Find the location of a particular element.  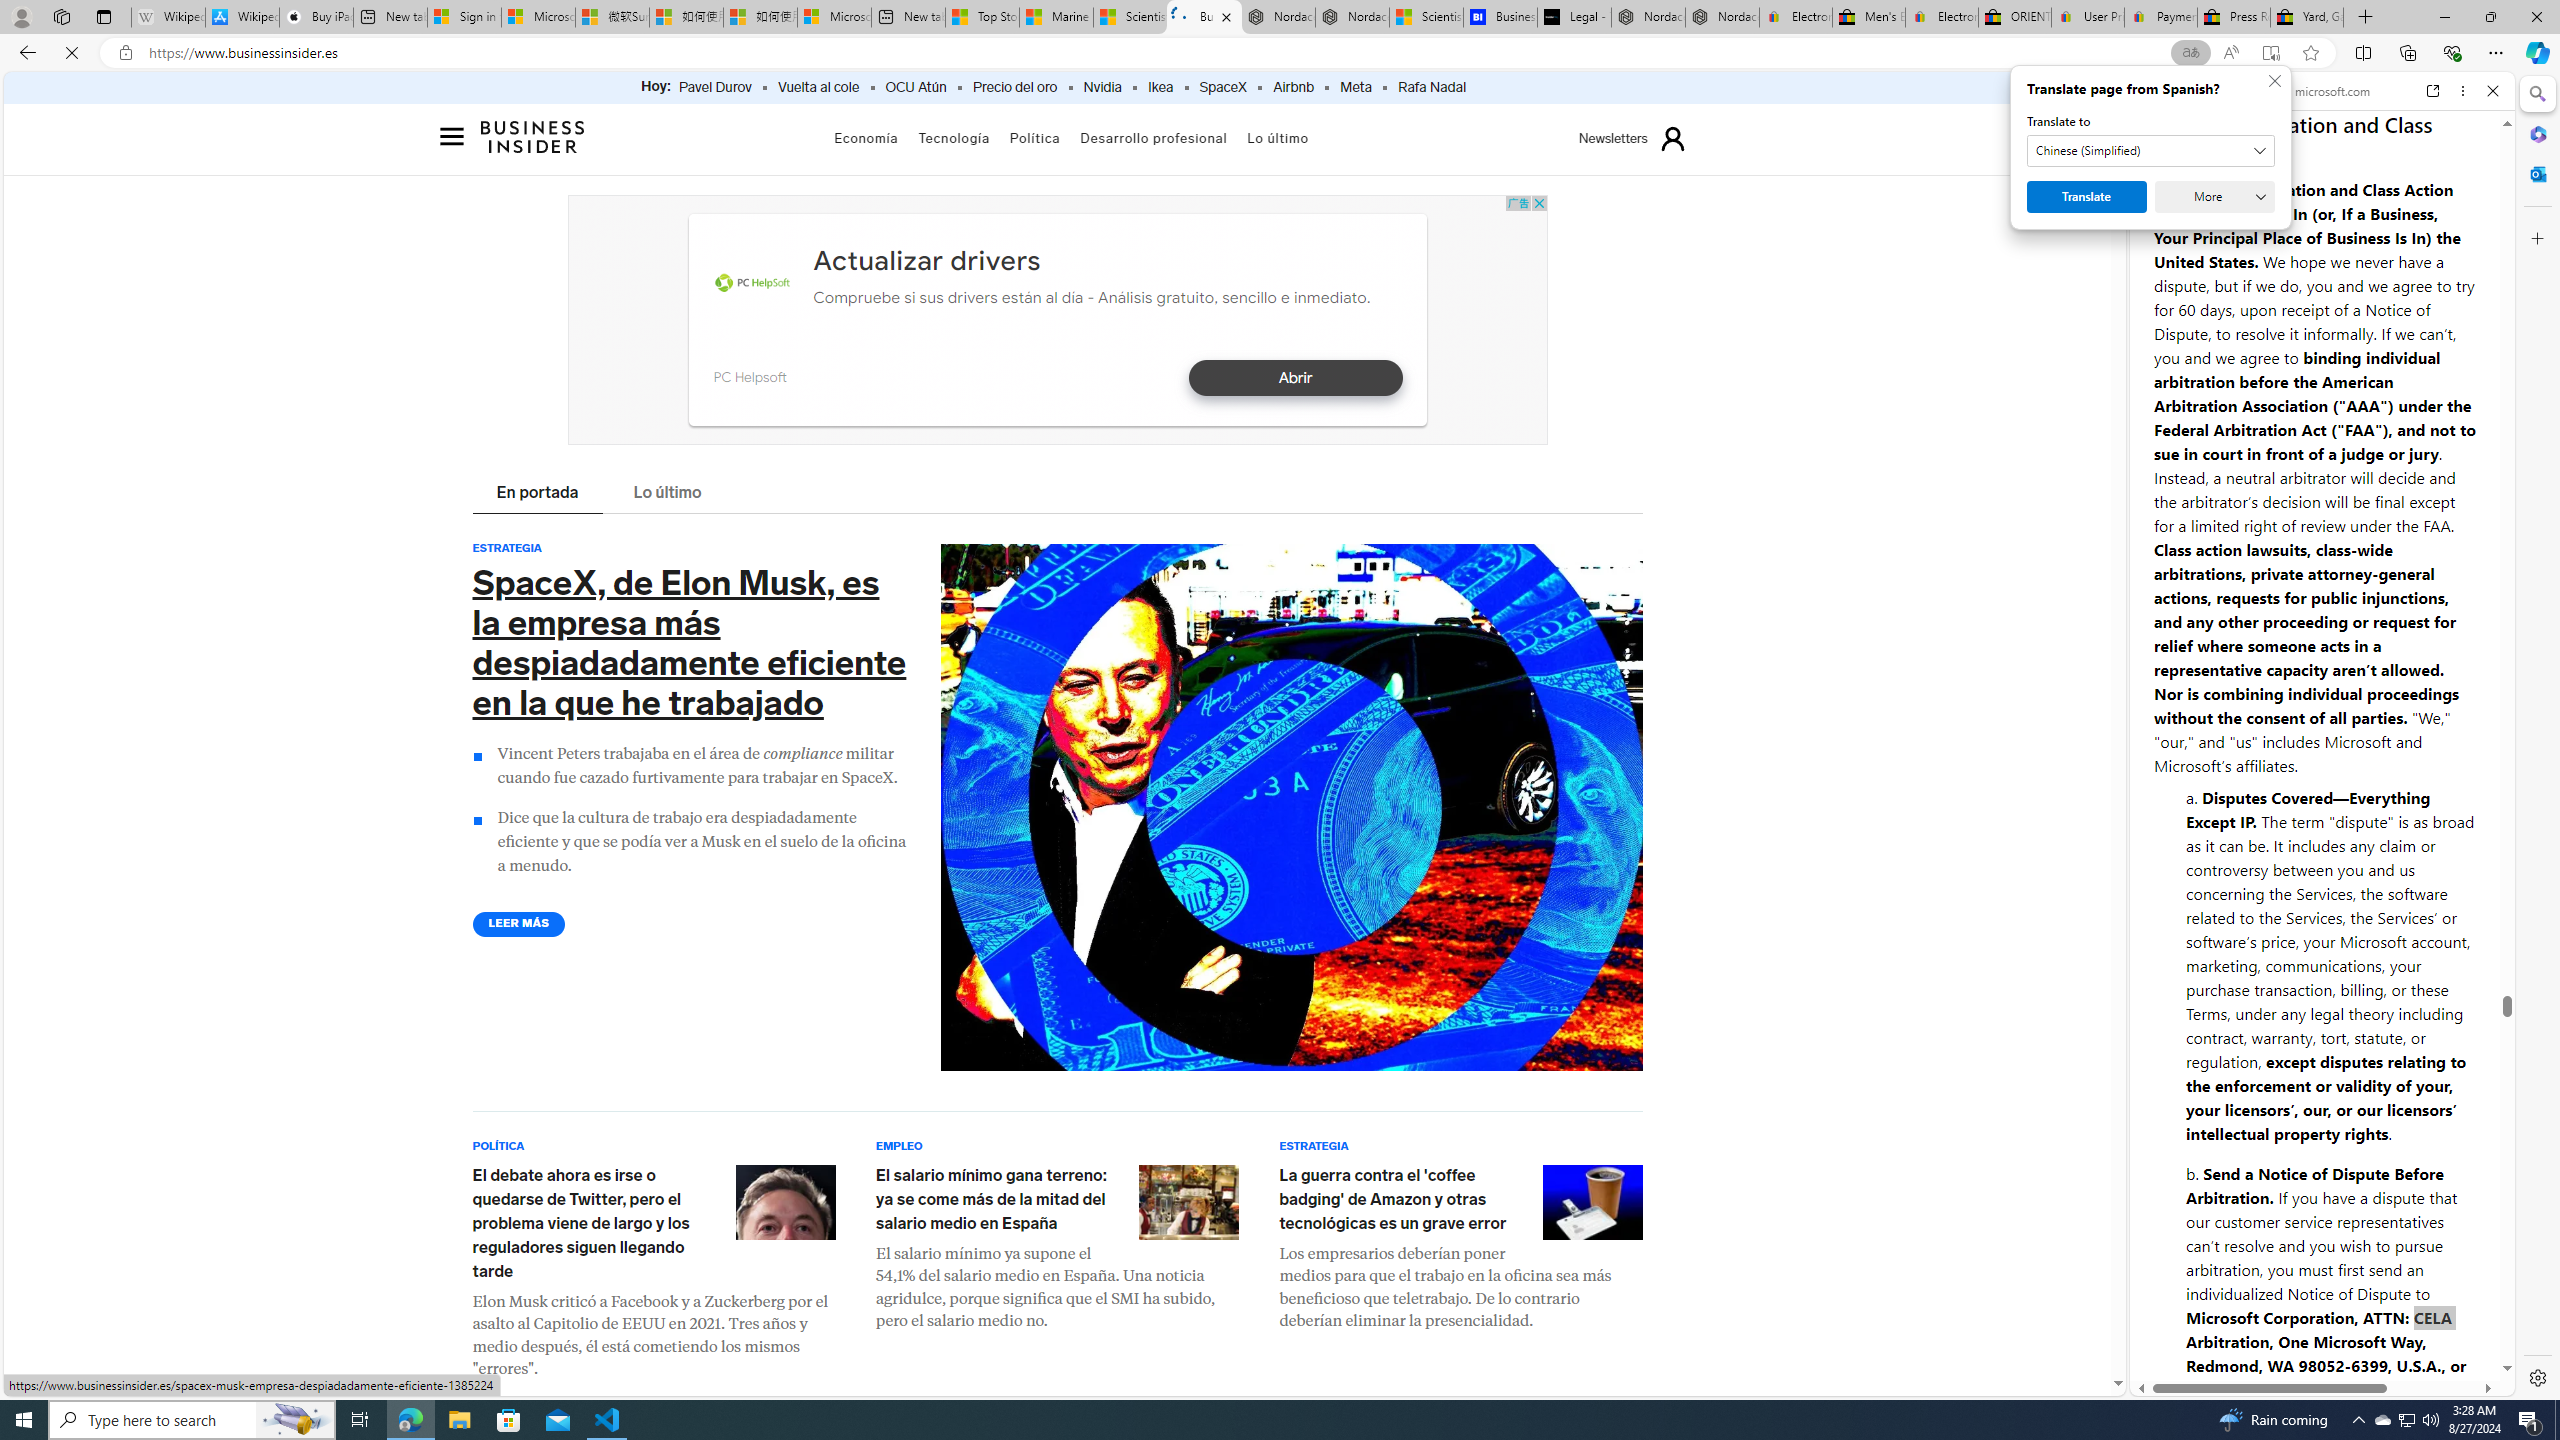

'Buy iPad - Apple' is located at coordinates (315, 16).